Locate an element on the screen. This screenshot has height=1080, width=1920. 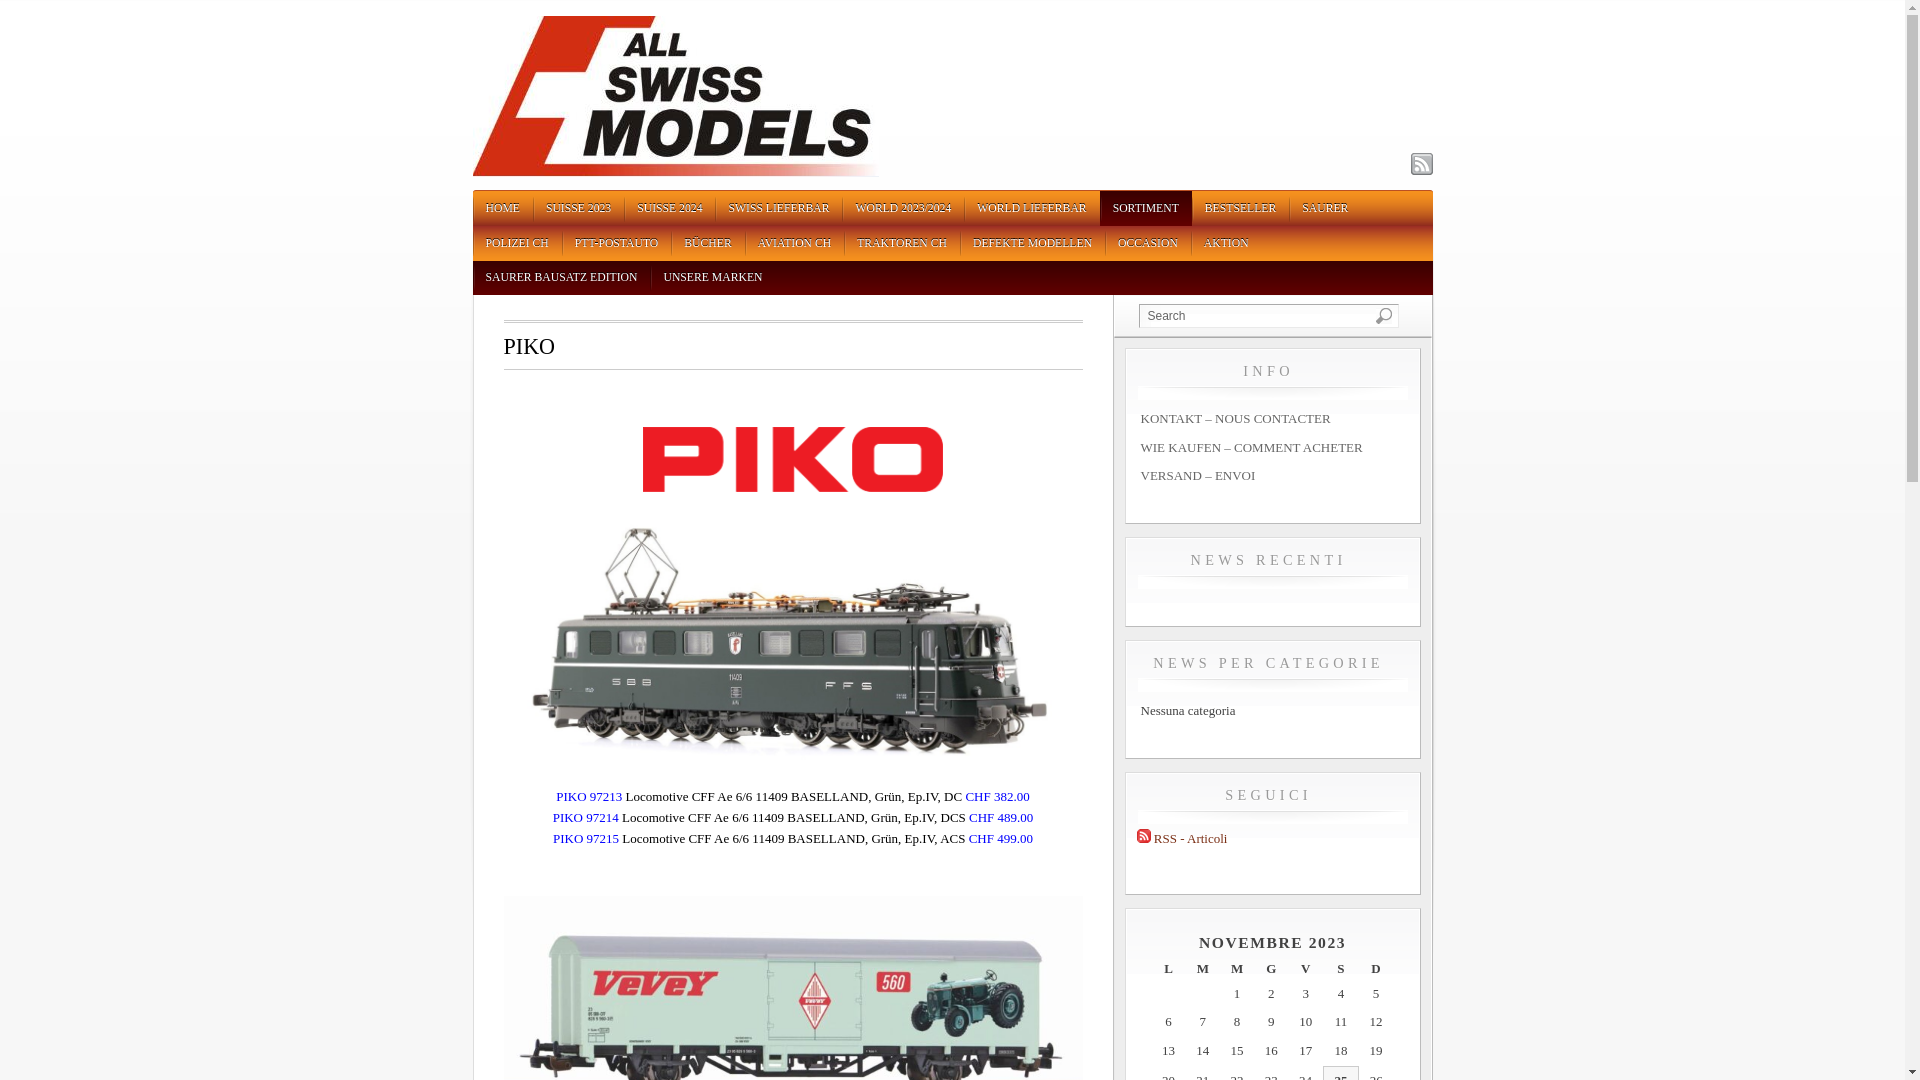
'WORLD 2023/2024' is located at coordinates (901, 208).